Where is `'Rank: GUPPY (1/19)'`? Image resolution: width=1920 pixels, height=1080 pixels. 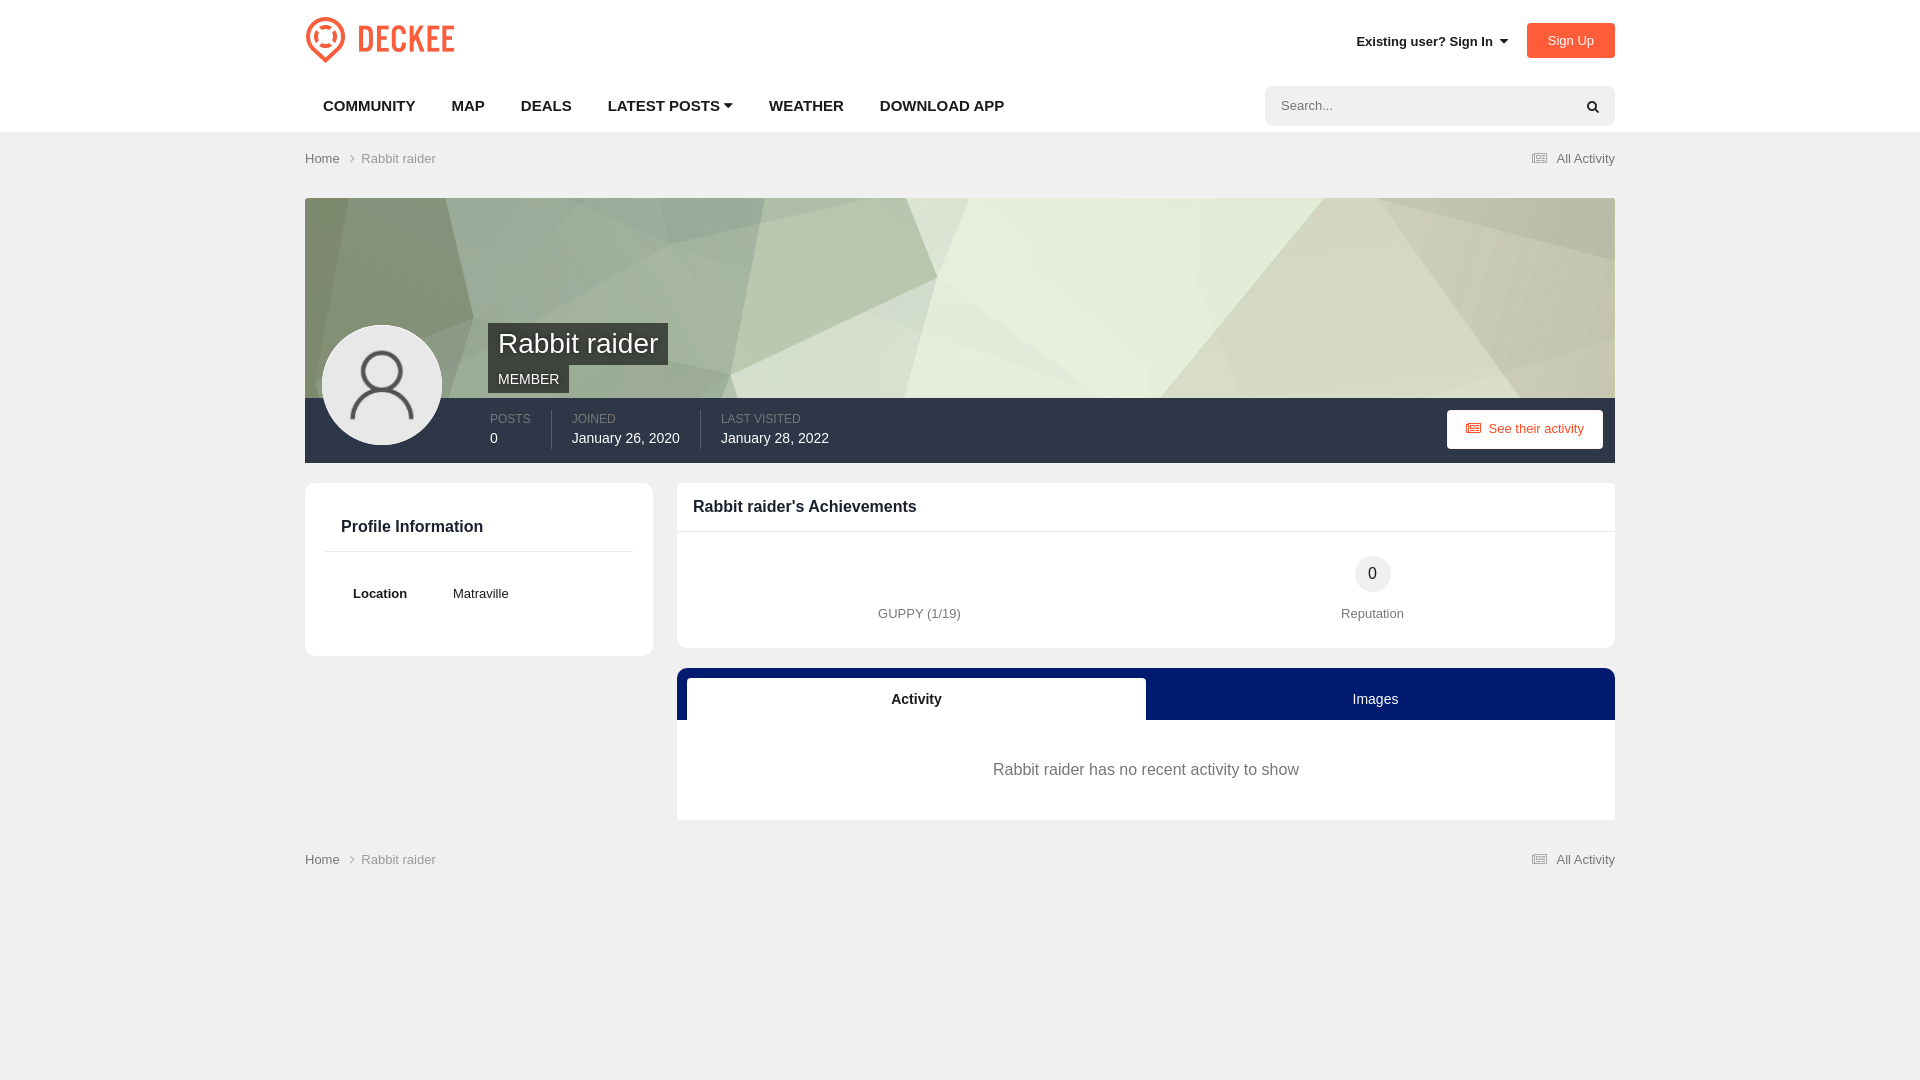 'Rank: GUPPY (1/19)' is located at coordinates (919, 574).